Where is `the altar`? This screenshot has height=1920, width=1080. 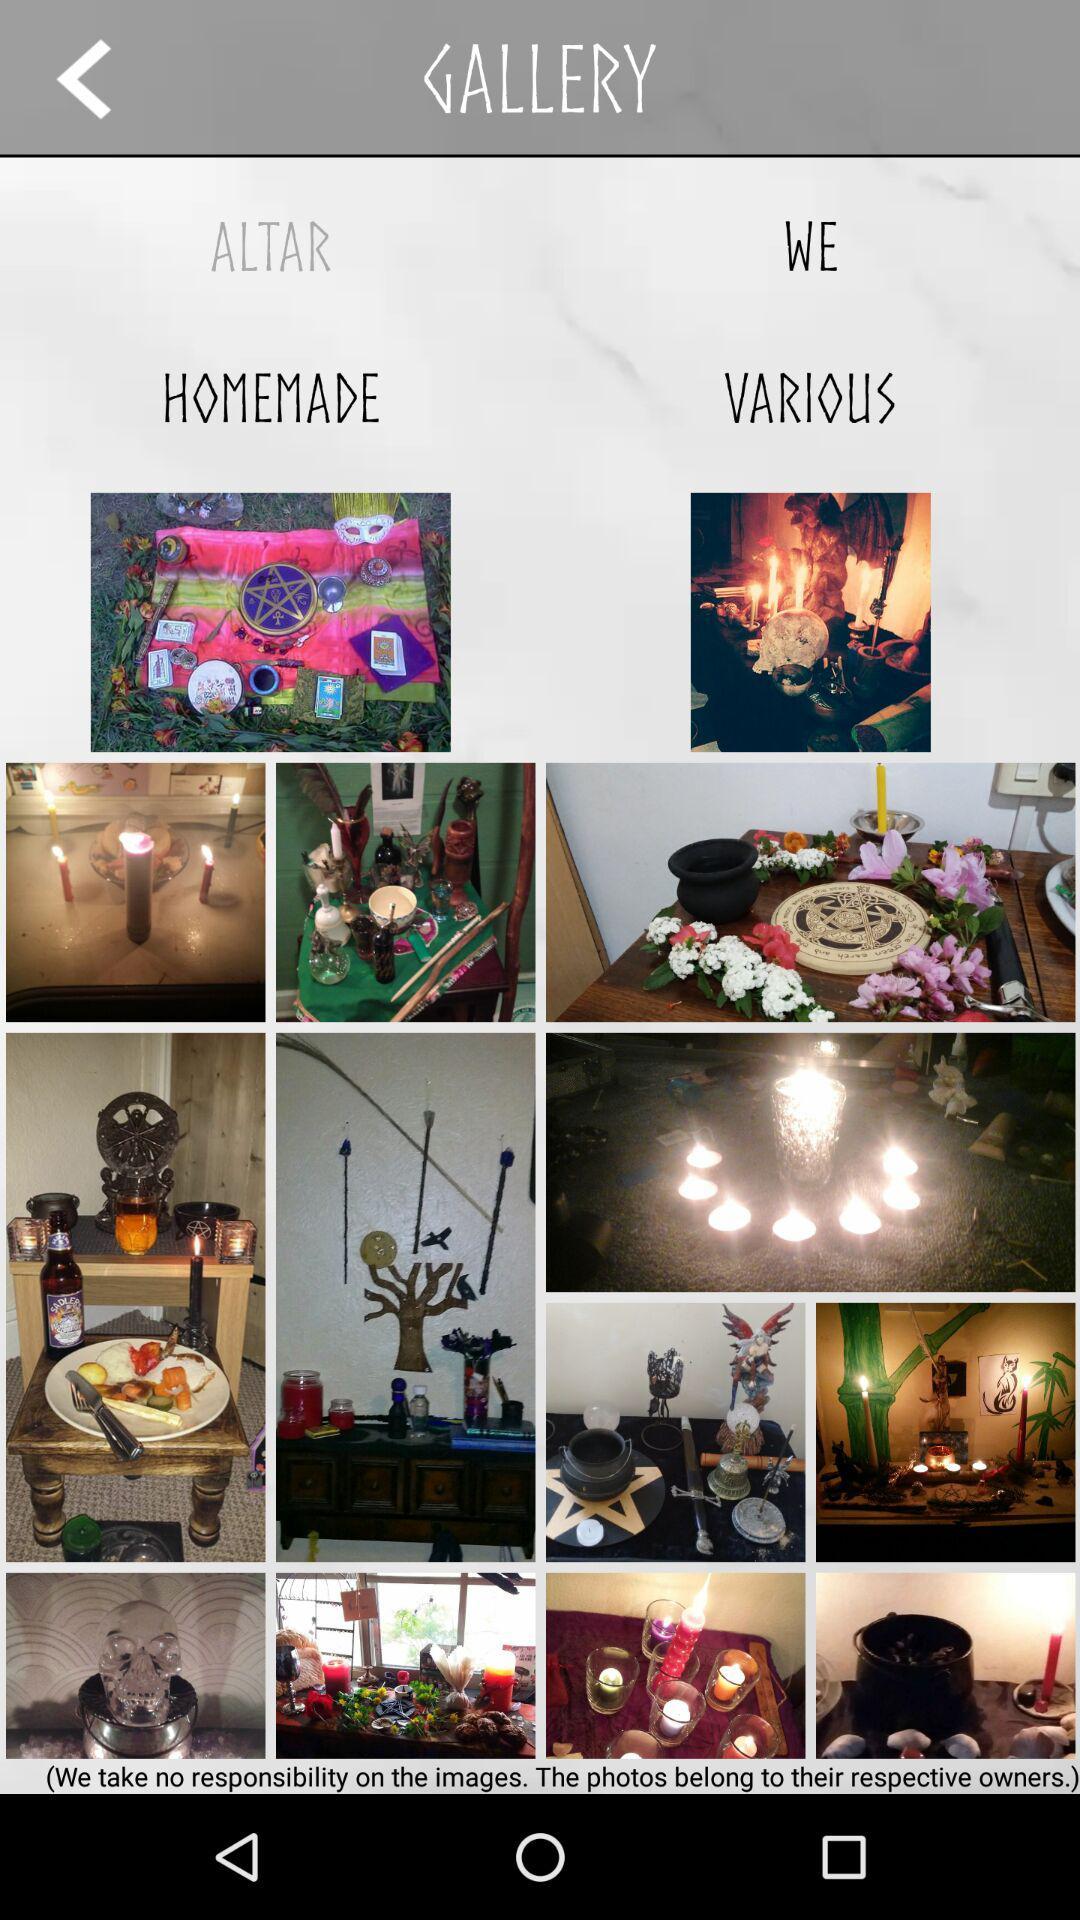
the altar is located at coordinates (270, 245).